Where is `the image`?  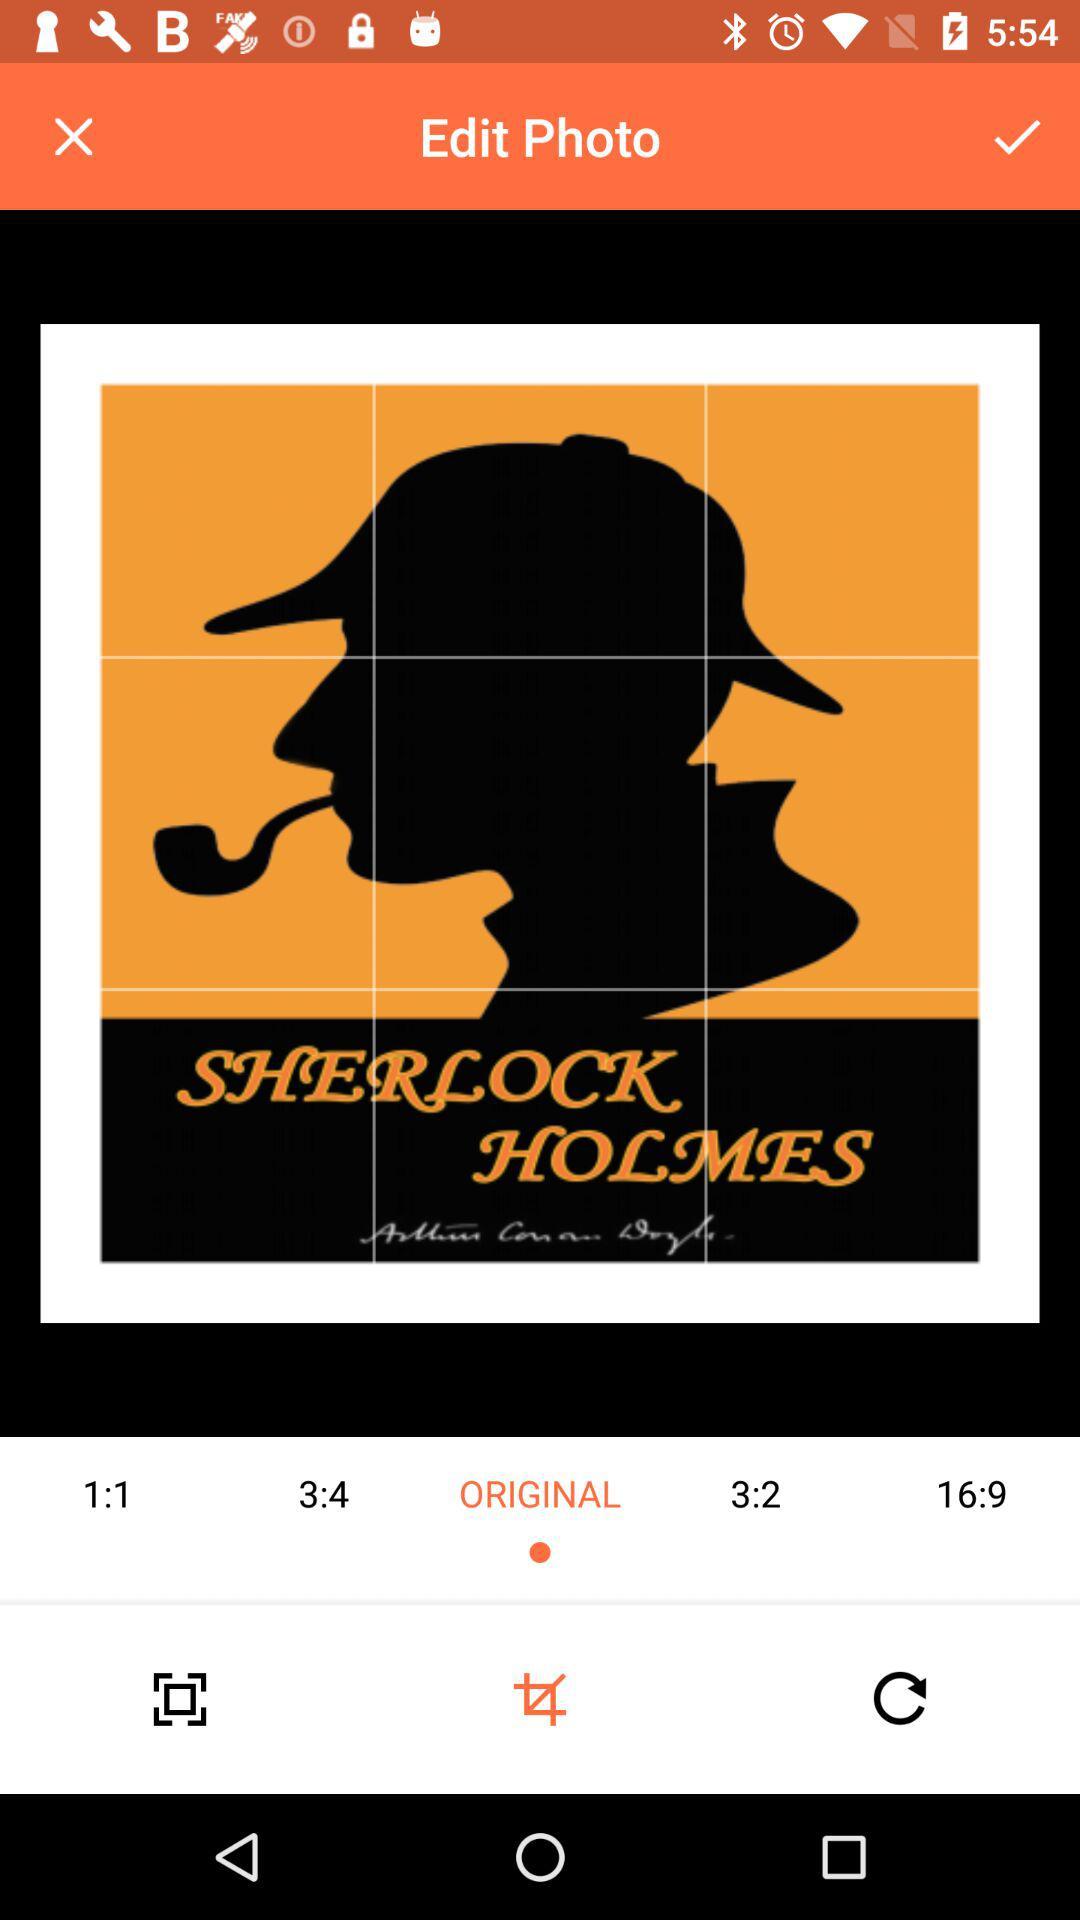
the image is located at coordinates (540, 823).